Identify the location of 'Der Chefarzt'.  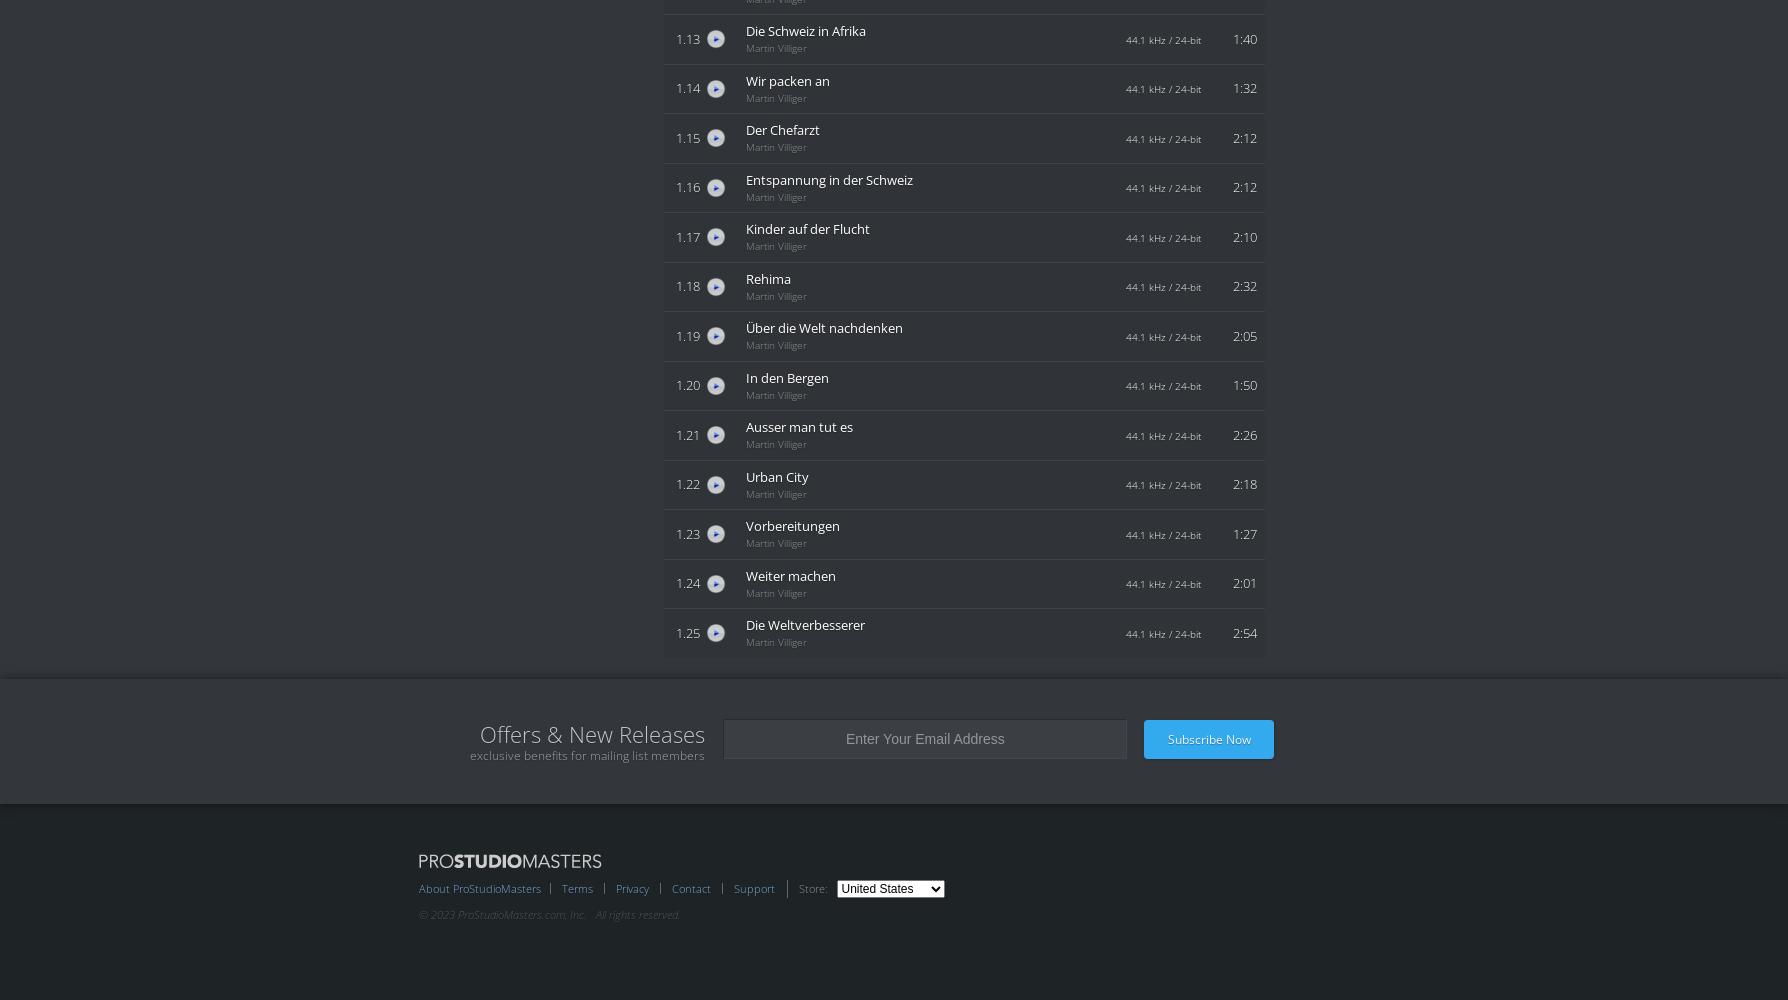
(781, 130).